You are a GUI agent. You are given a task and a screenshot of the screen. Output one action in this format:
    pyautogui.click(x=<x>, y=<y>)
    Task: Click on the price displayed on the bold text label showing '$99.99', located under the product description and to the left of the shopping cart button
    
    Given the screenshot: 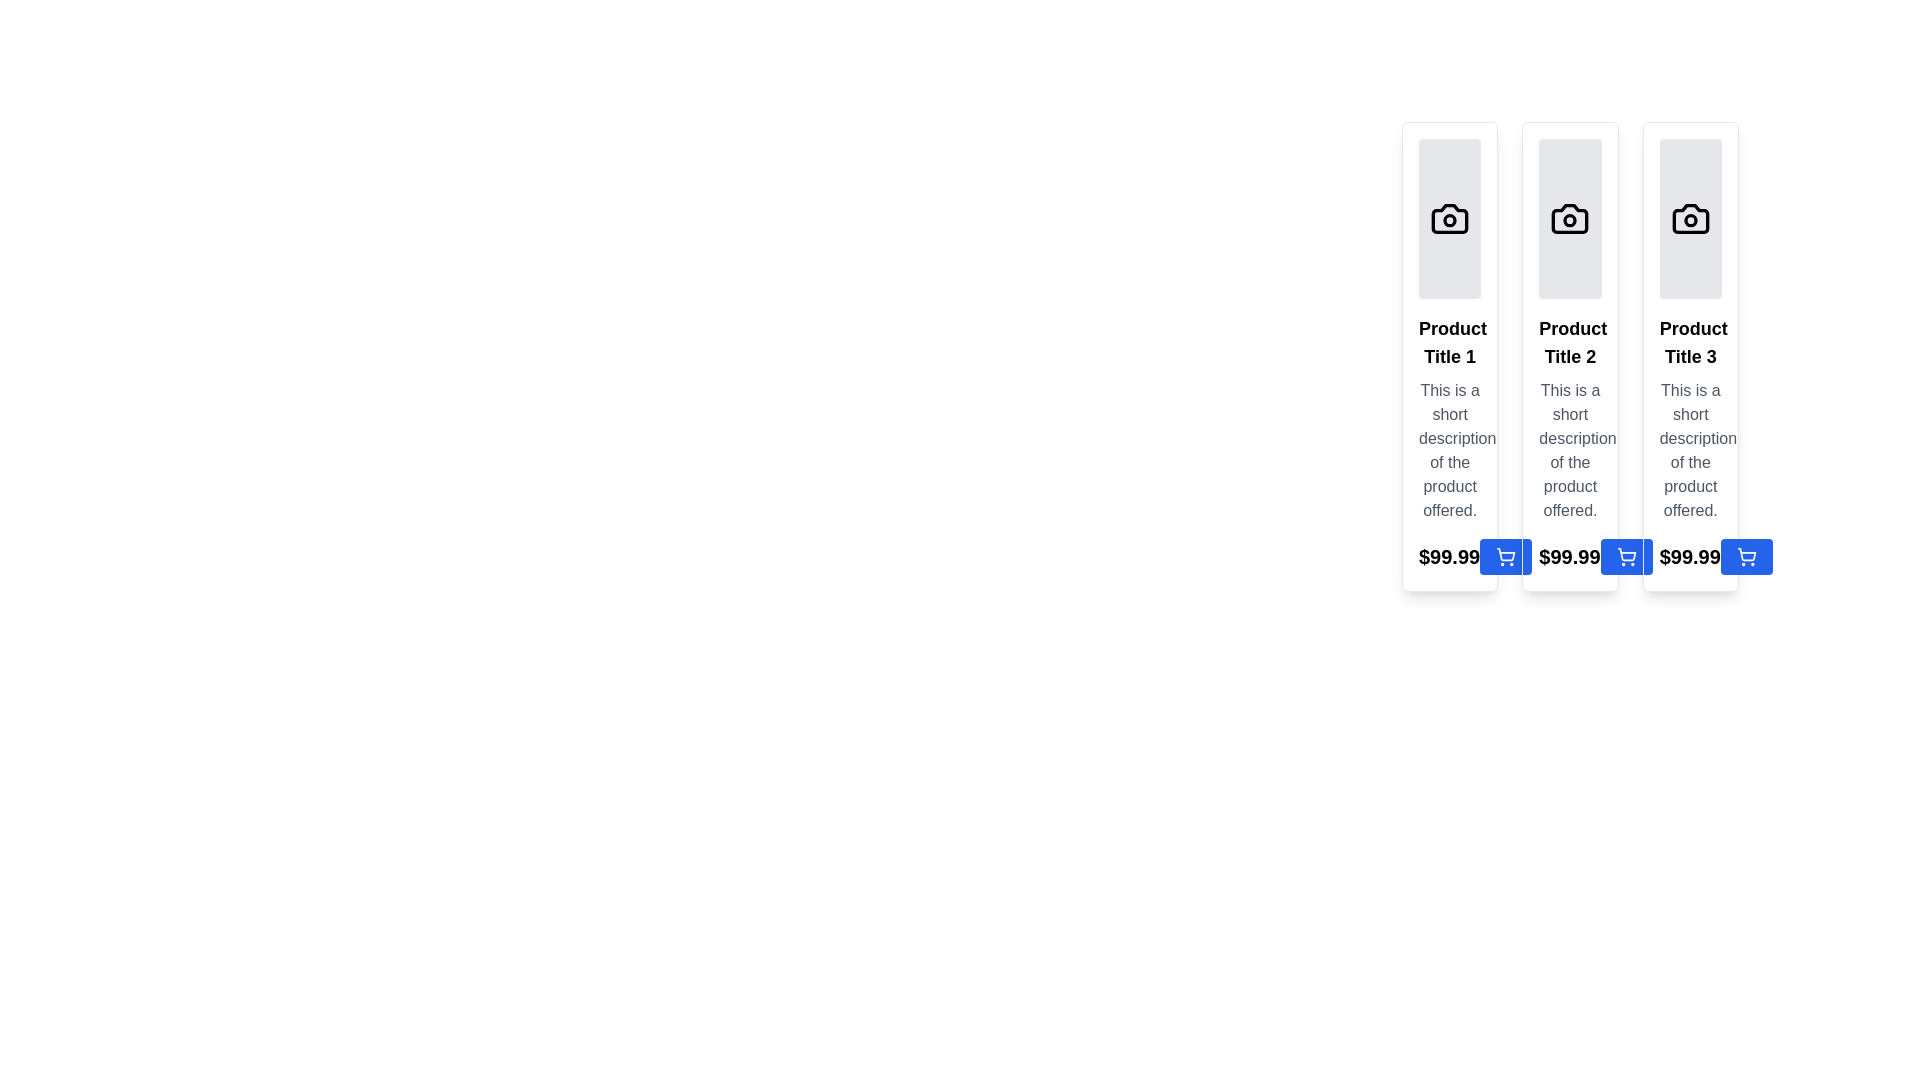 What is the action you would take?
    pyautogui.click(x=1450, y=556)
    